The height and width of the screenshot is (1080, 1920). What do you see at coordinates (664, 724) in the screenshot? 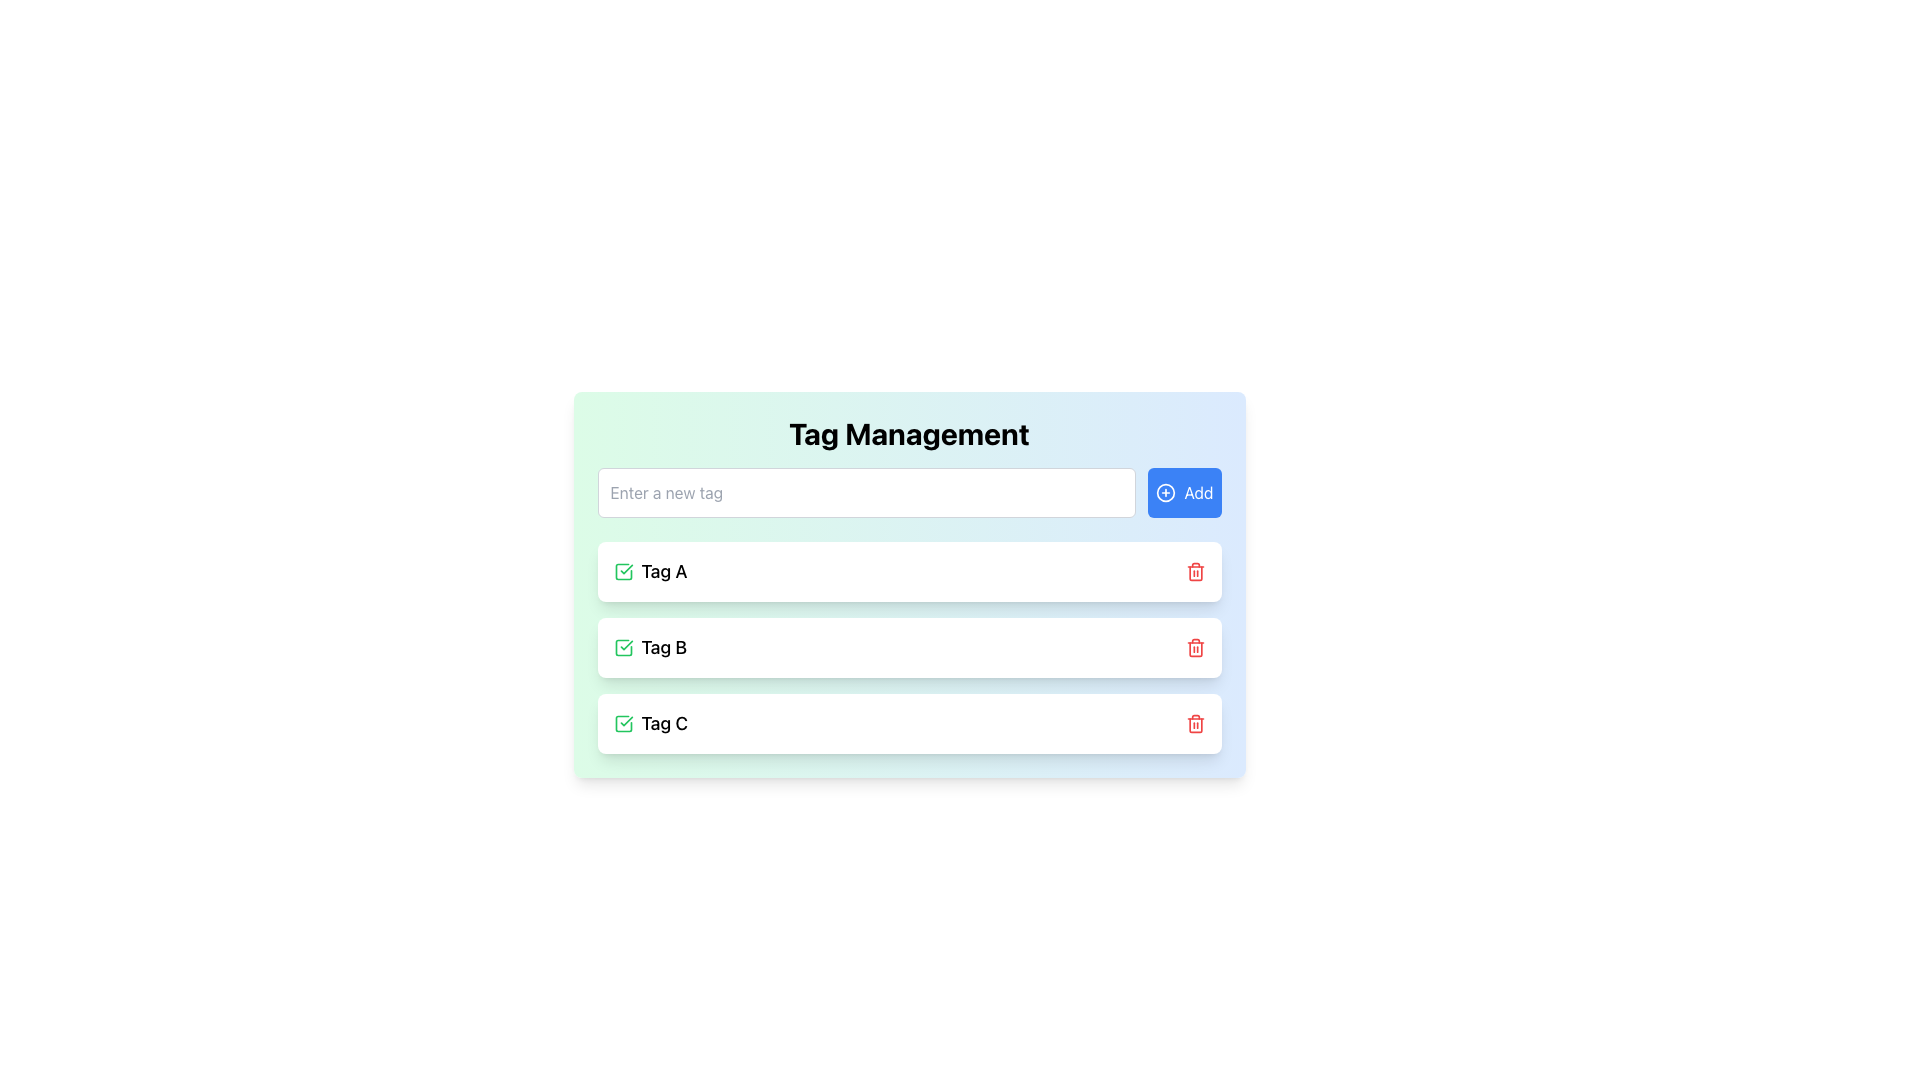
I see `the text label representing the third item in the 'Tag Management' list, which is aligned with a green checkmark icon to the left and a red delete icon to the right` at bounding box center [664, 724].